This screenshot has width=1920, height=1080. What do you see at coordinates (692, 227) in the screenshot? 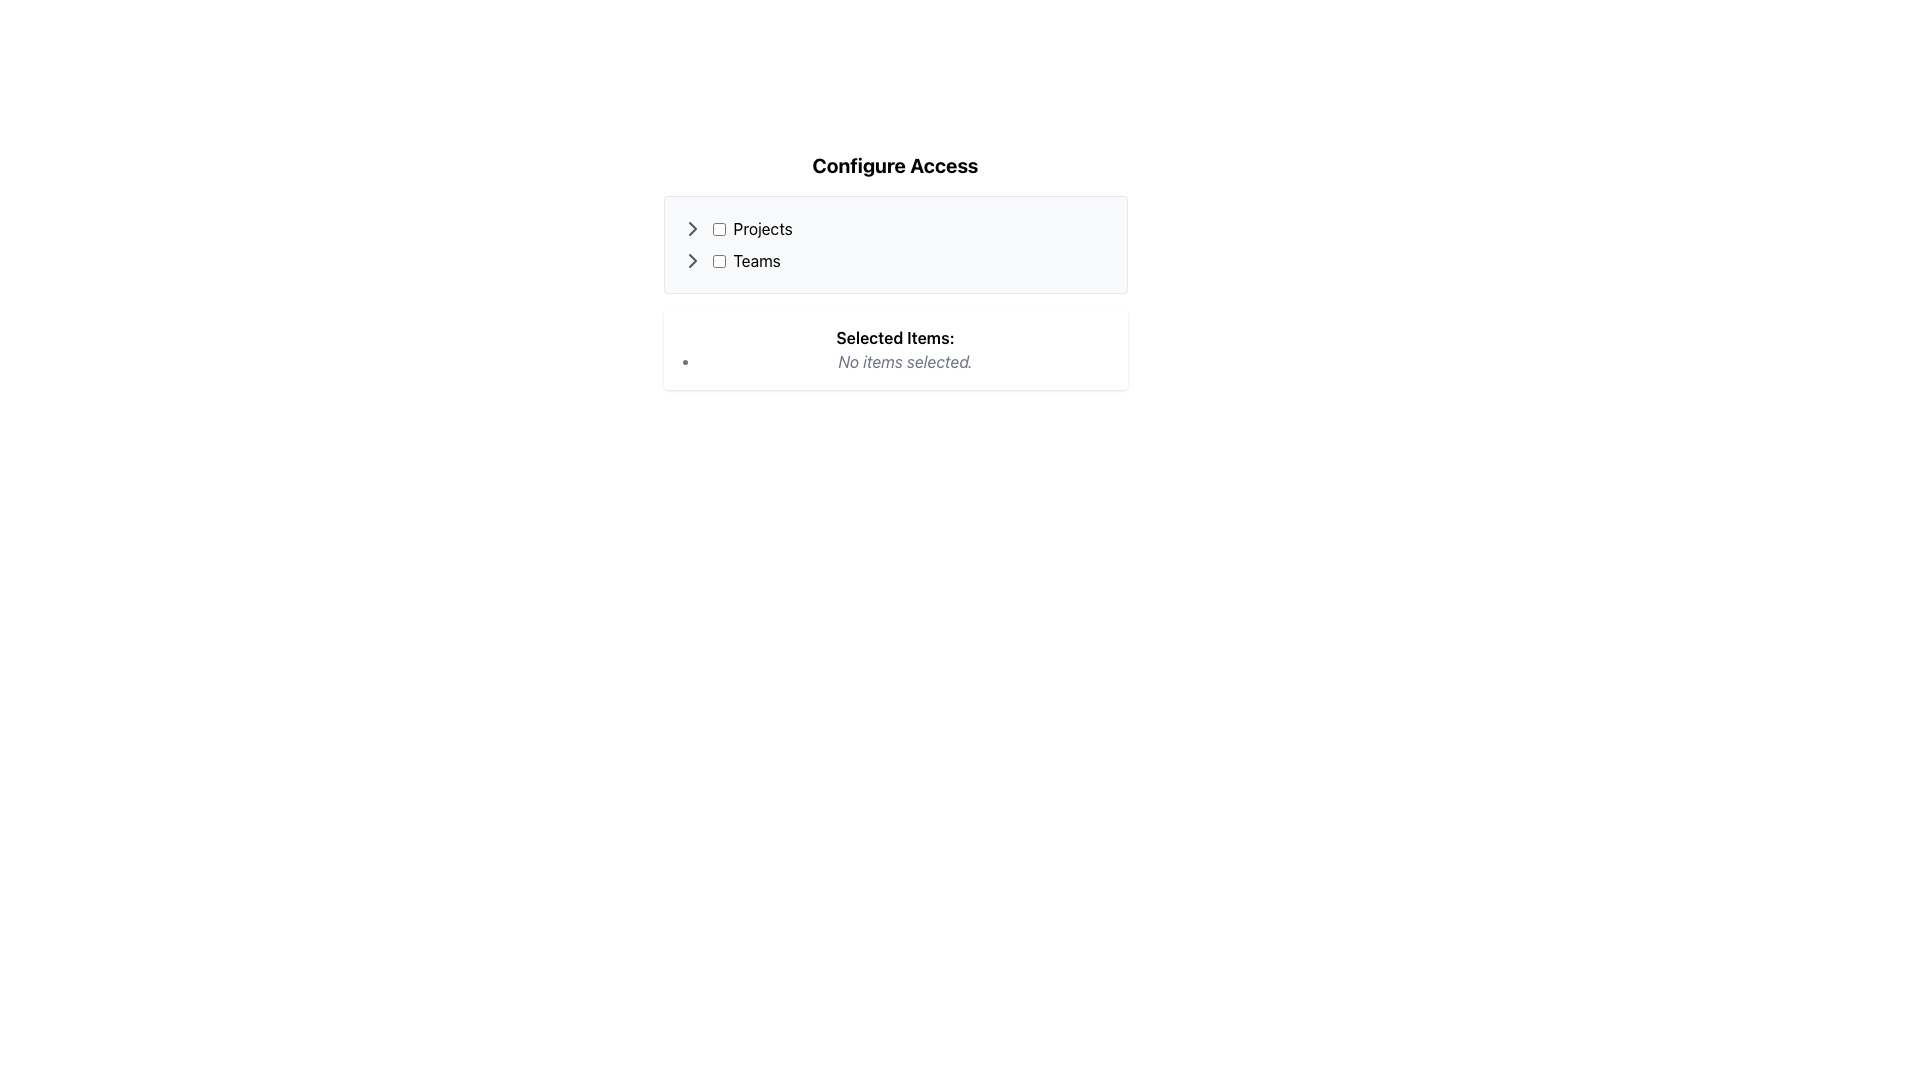
I see `the right-pointing chevron (>) icon in the 'Configure Access' section to get visual feedback` at bounding box center [692, 227].